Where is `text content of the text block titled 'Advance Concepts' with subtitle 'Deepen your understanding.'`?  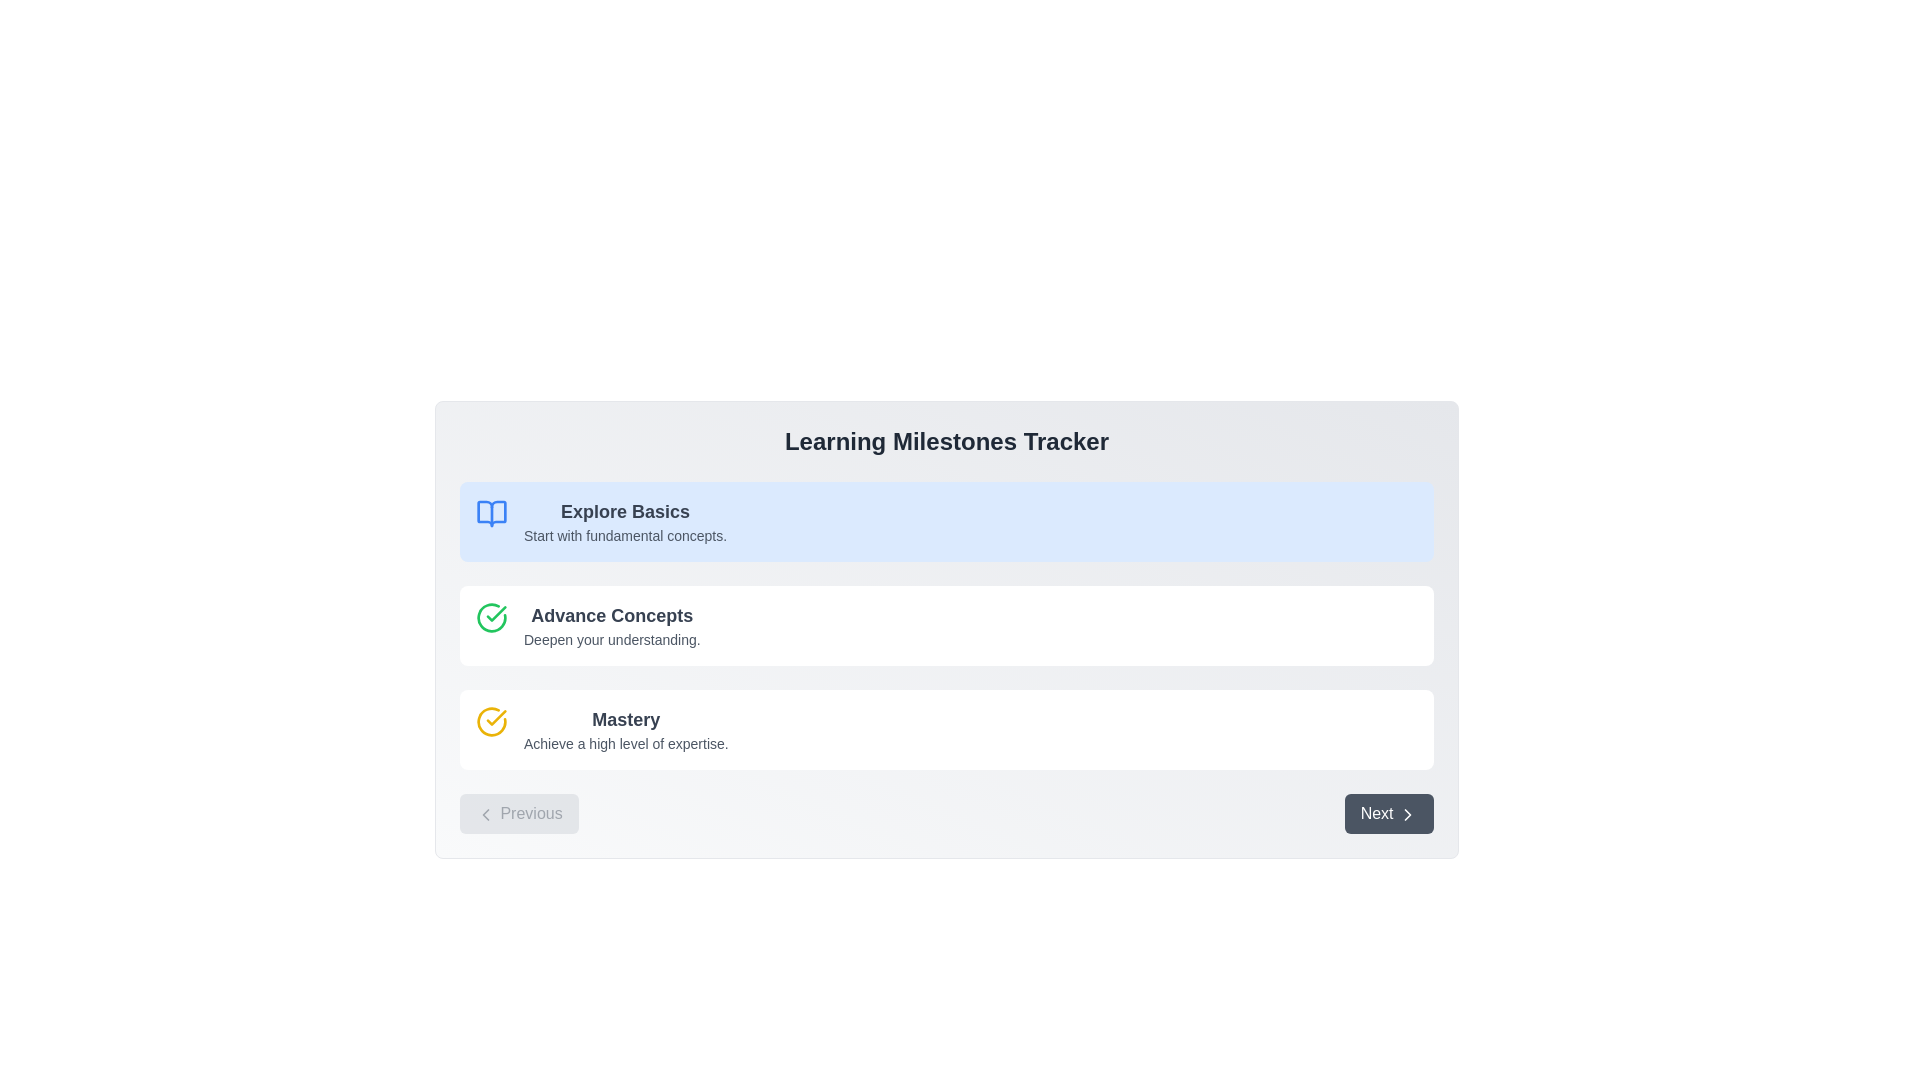 text content of the text block titled 'Advance Concepts' with subtitle 'Deepen your understanding.' is located at coordinates (611, 624).